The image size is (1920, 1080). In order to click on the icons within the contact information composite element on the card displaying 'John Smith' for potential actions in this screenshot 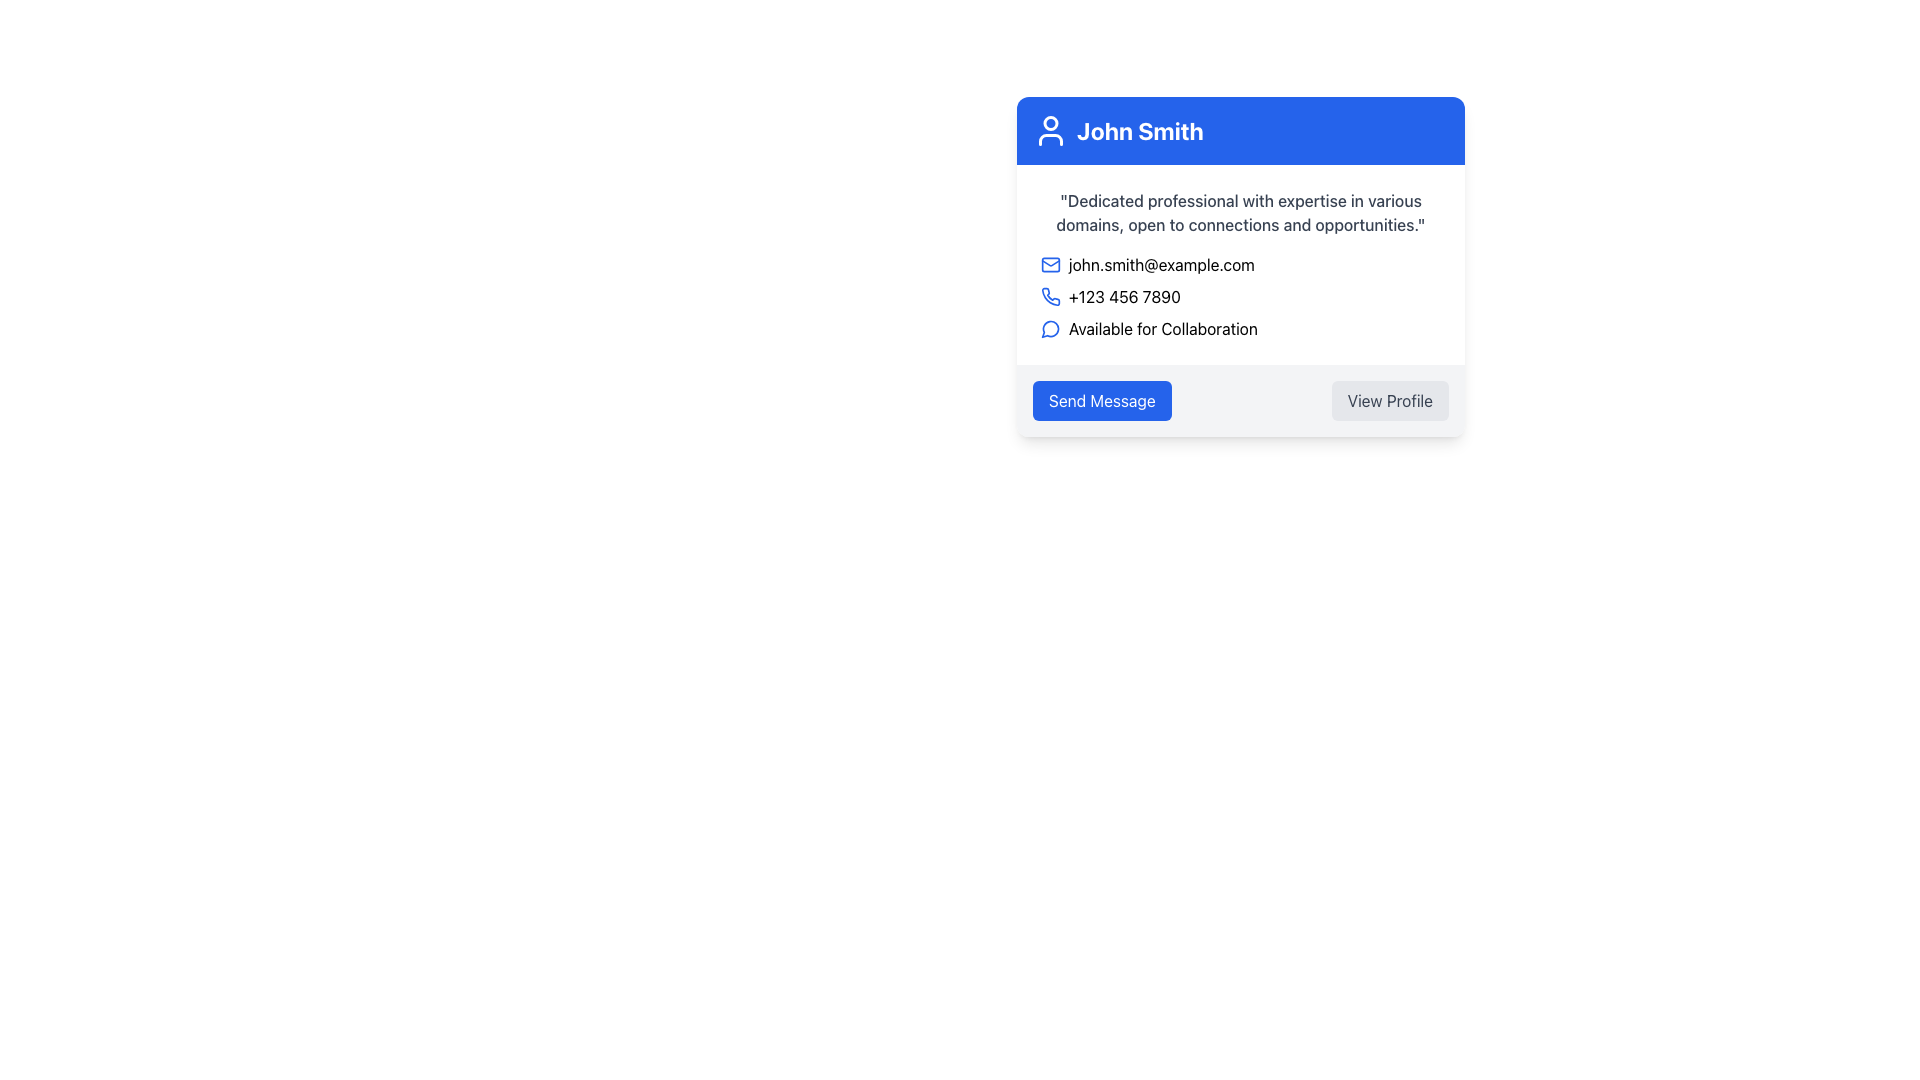, I will do `click(1240, 297)`.